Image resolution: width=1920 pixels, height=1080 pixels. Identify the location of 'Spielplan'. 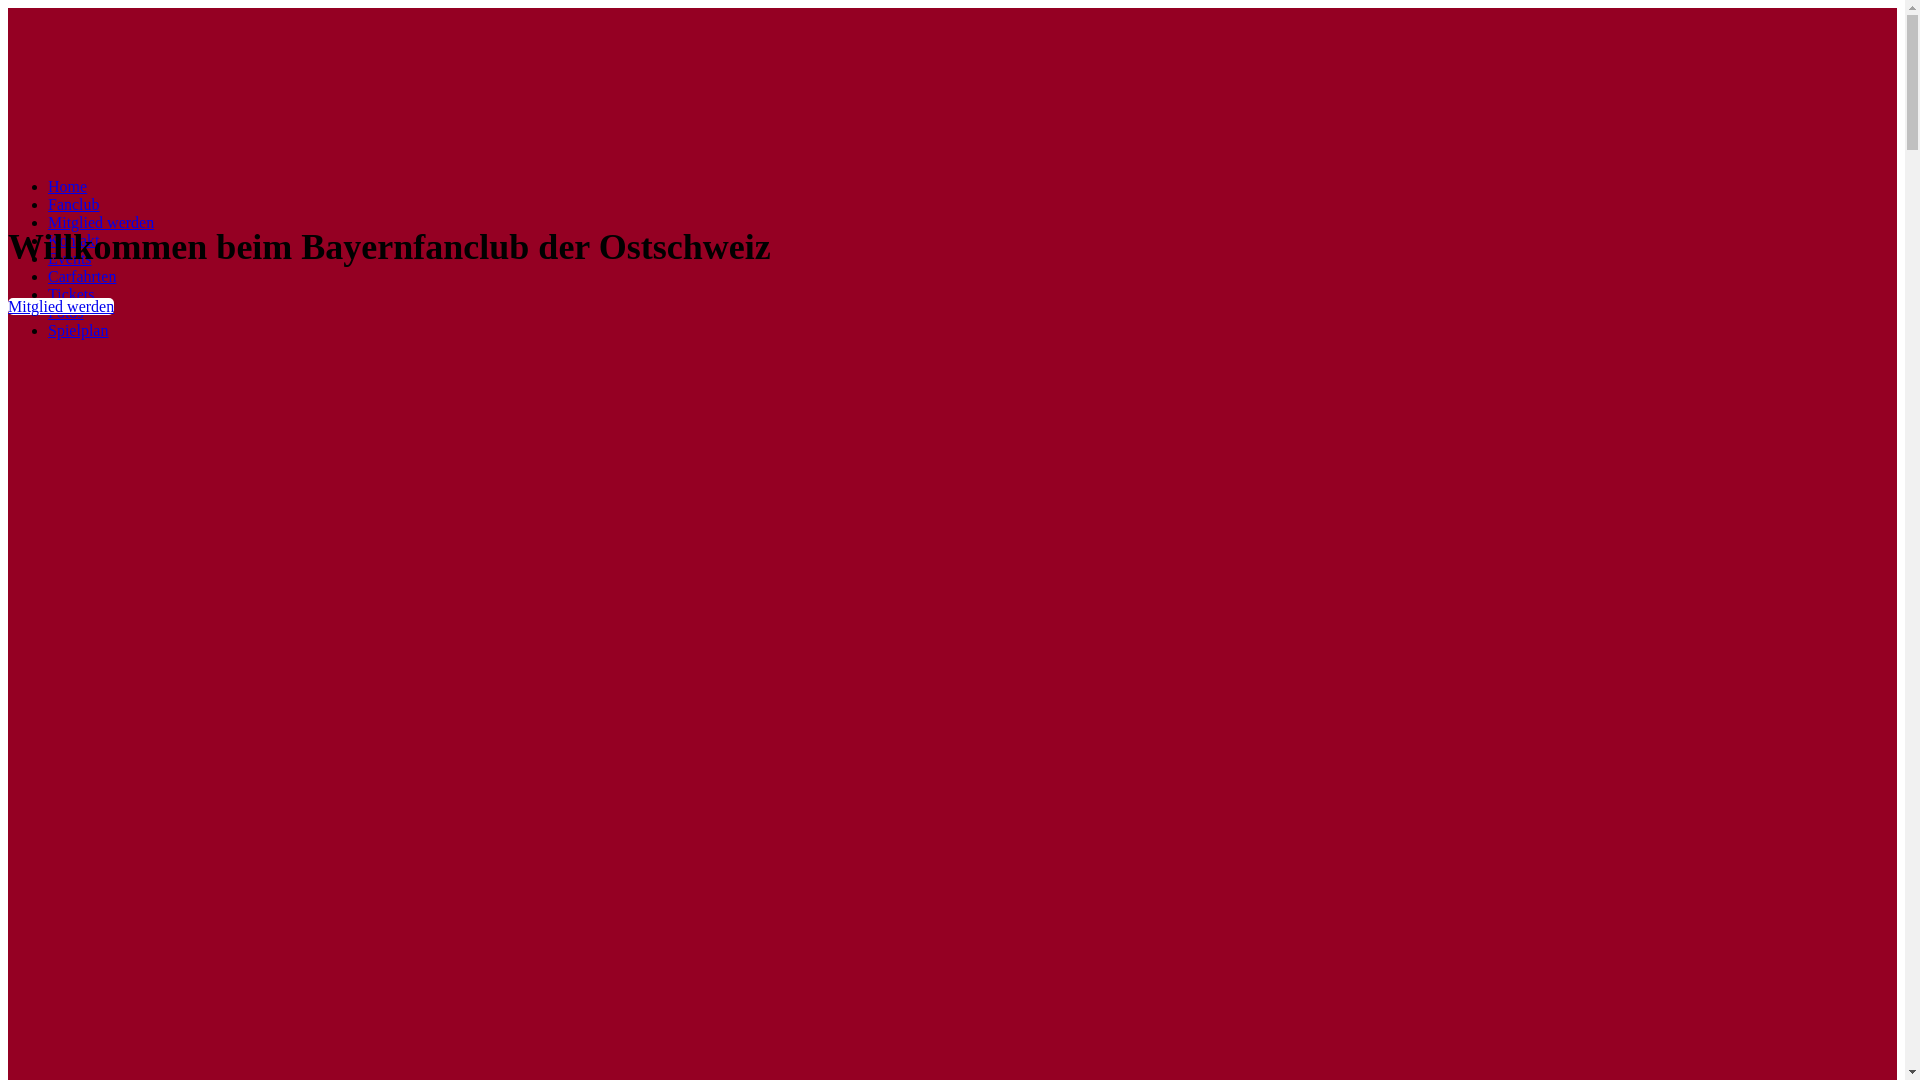
(77, 329).